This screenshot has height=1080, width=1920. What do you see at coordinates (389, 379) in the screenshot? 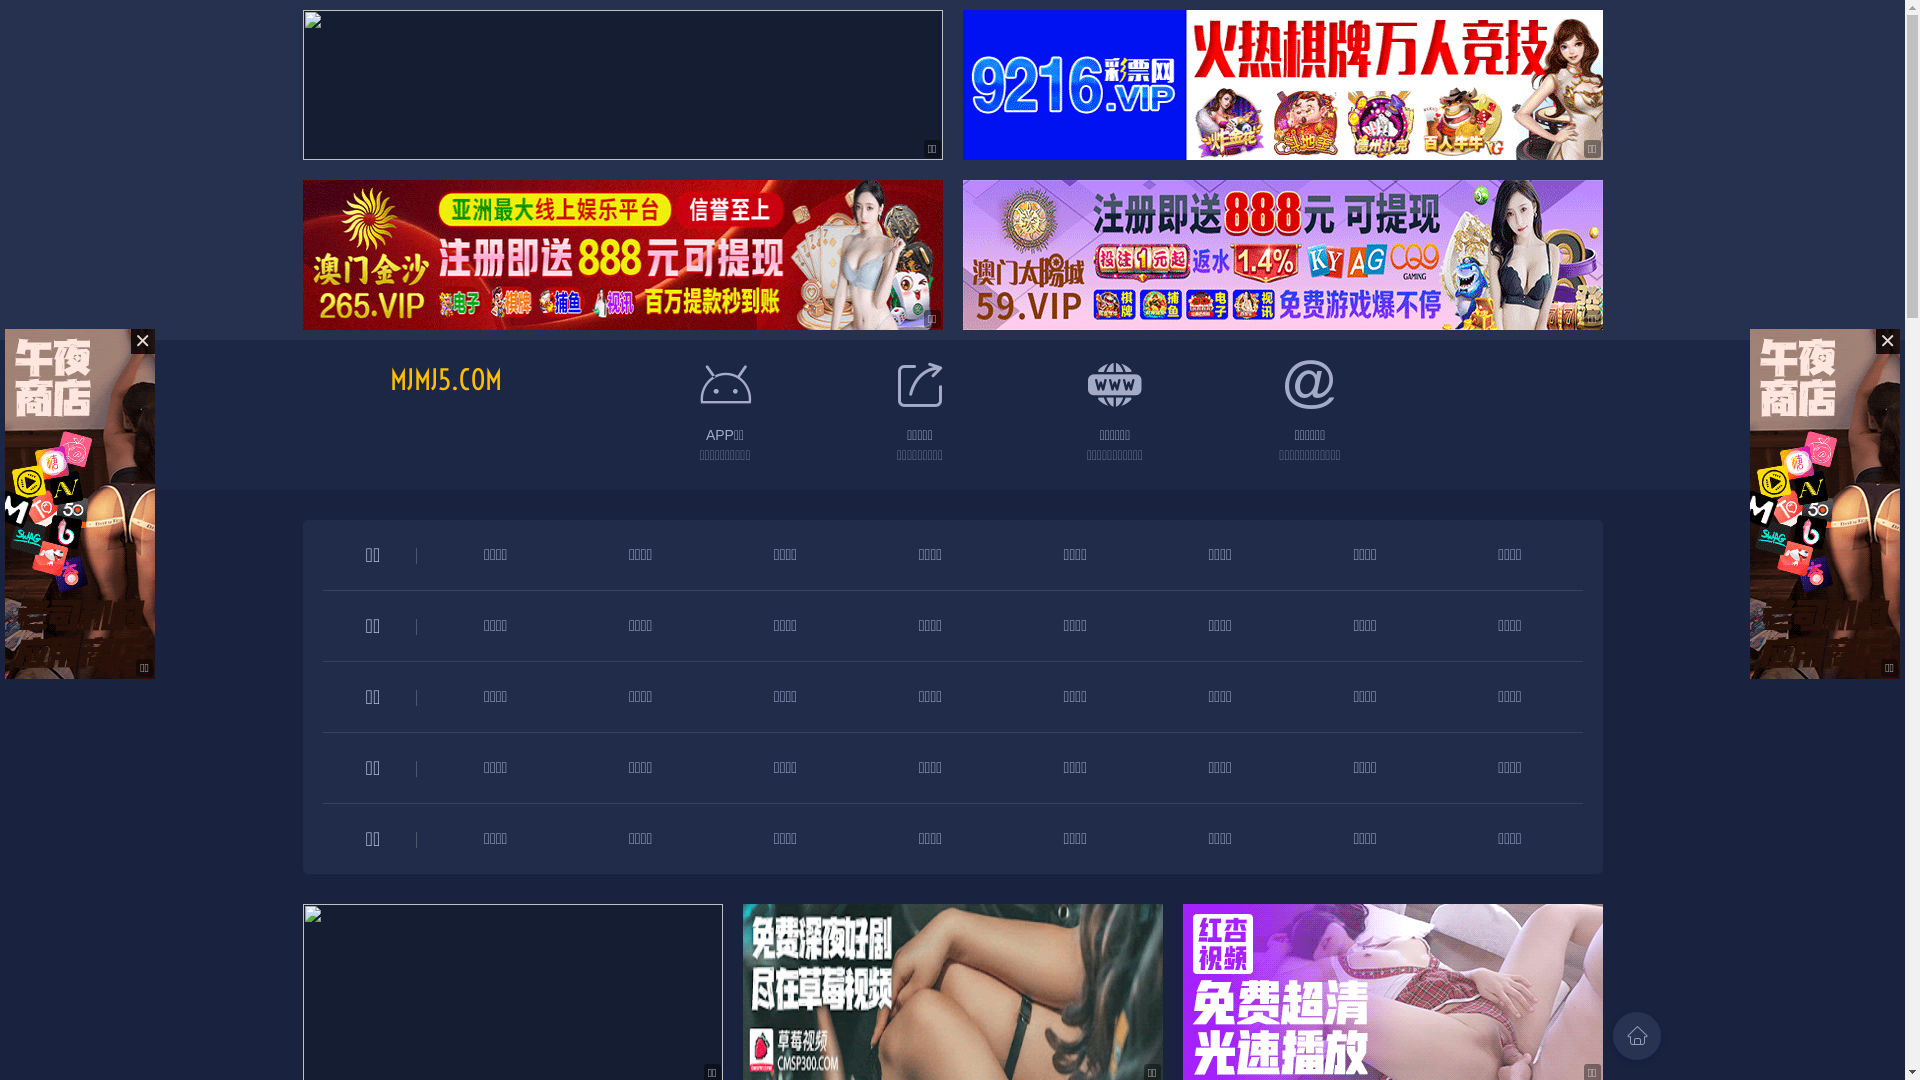
I see `'MJMJ5.COM'` at bounding box center [389, 379].